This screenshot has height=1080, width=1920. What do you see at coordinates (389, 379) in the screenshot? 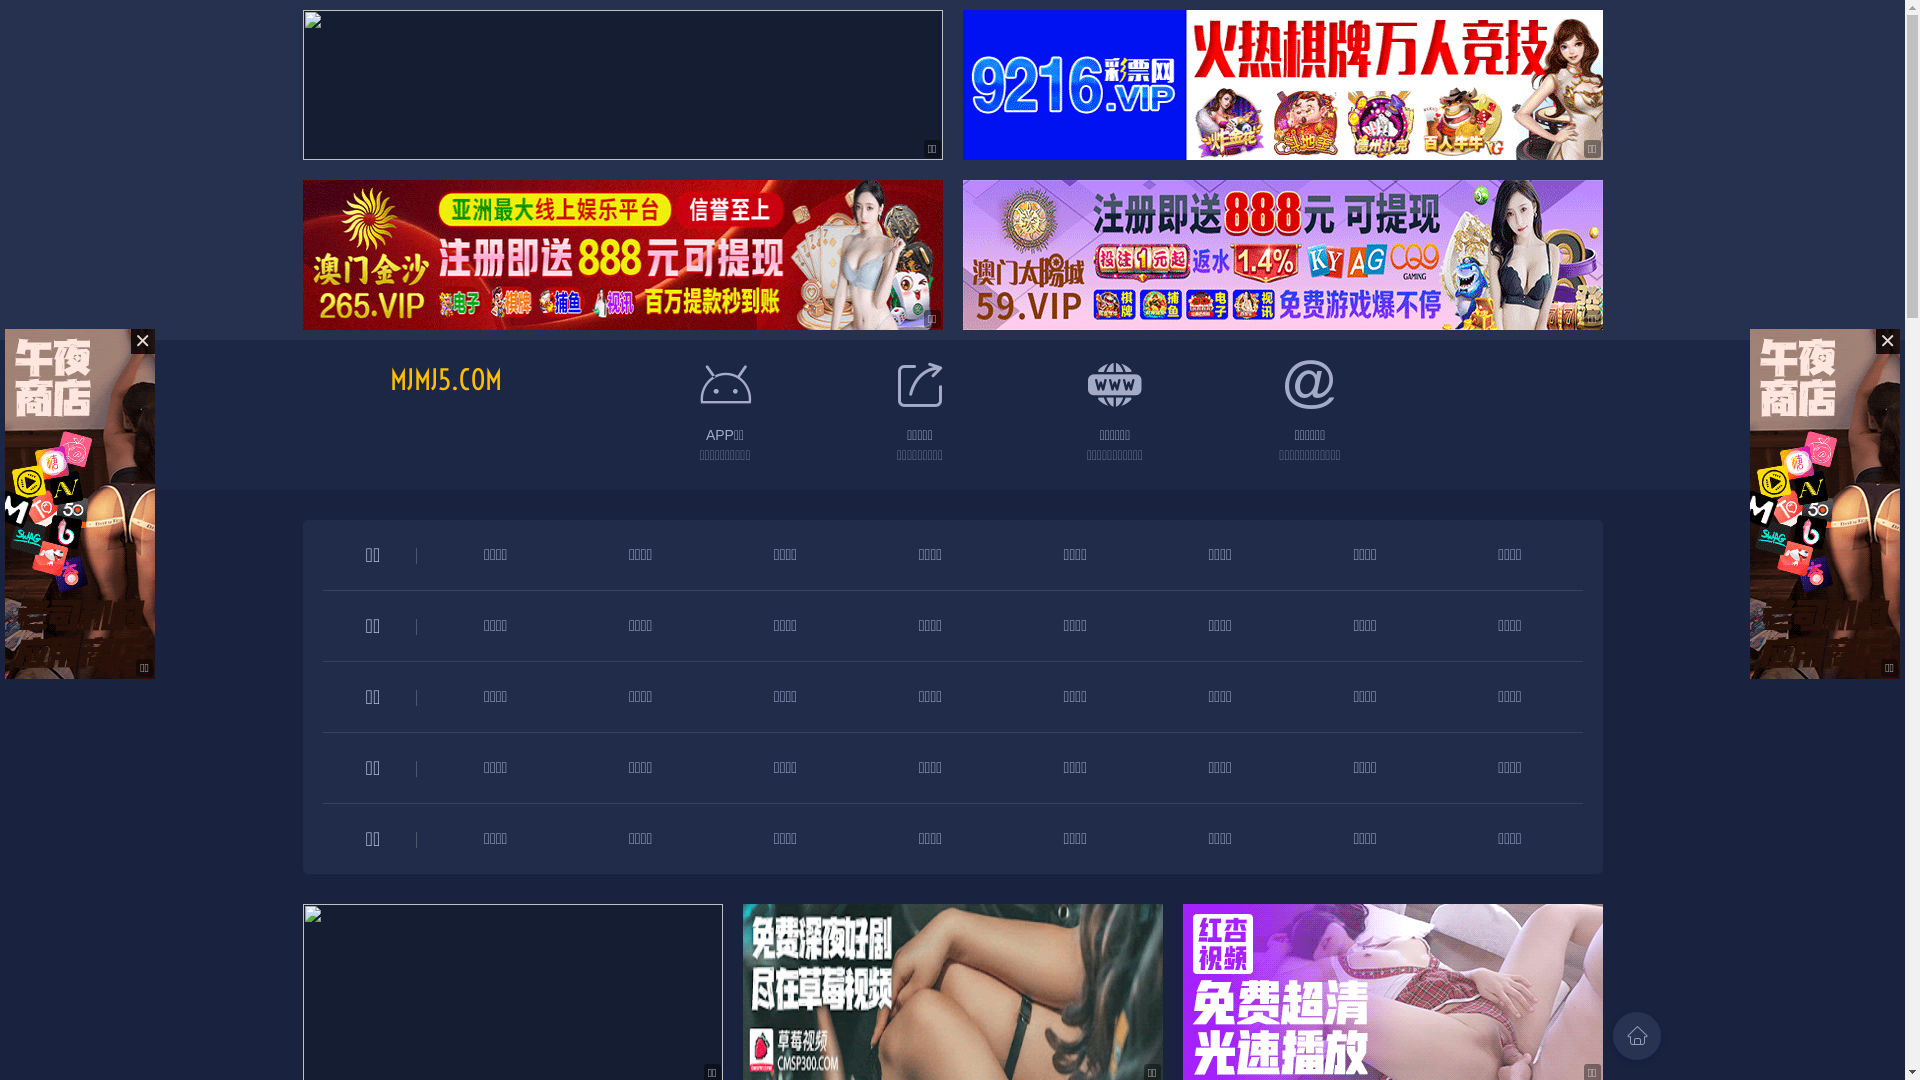
I see `'MJMJ5.COM'` at bounding box center [389, 379].